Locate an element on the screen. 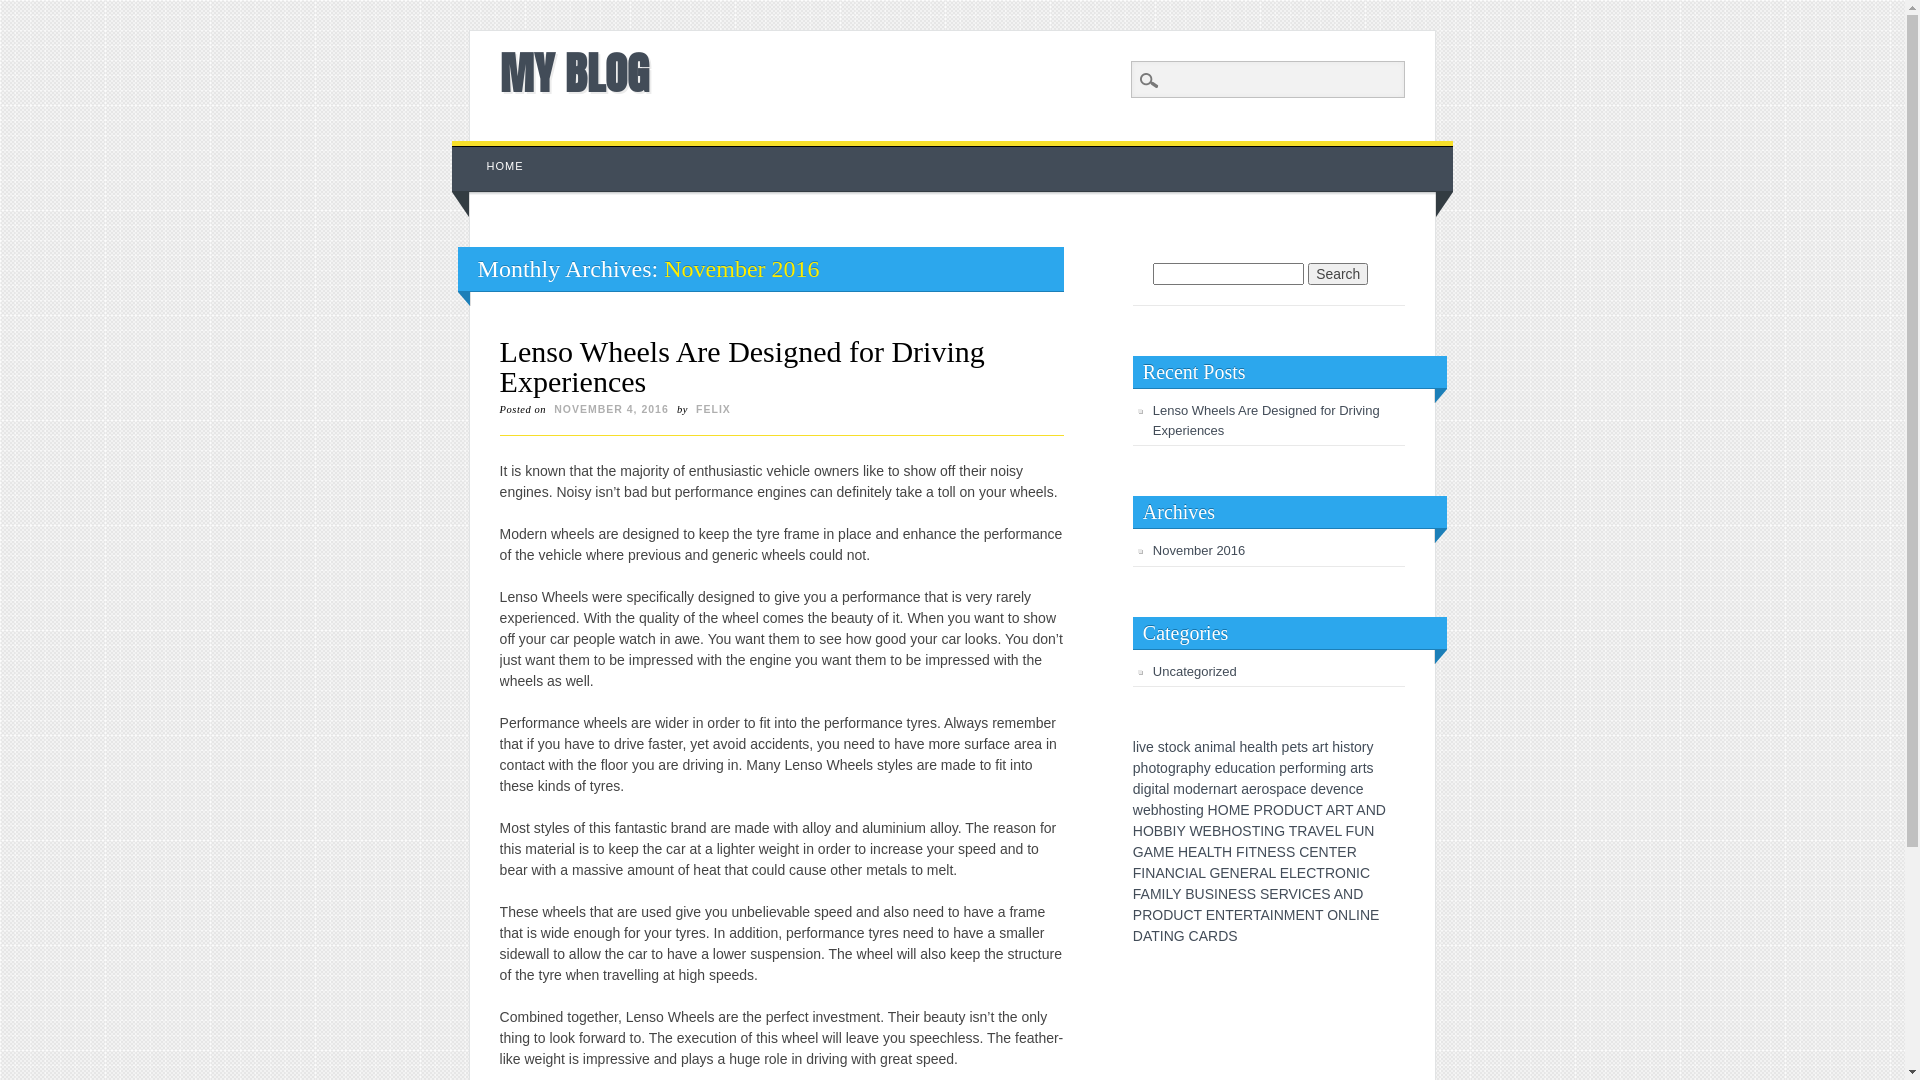 The width and height of the screenshot is (1920, 1080). 'R' is located at coordinates (1352, 852).